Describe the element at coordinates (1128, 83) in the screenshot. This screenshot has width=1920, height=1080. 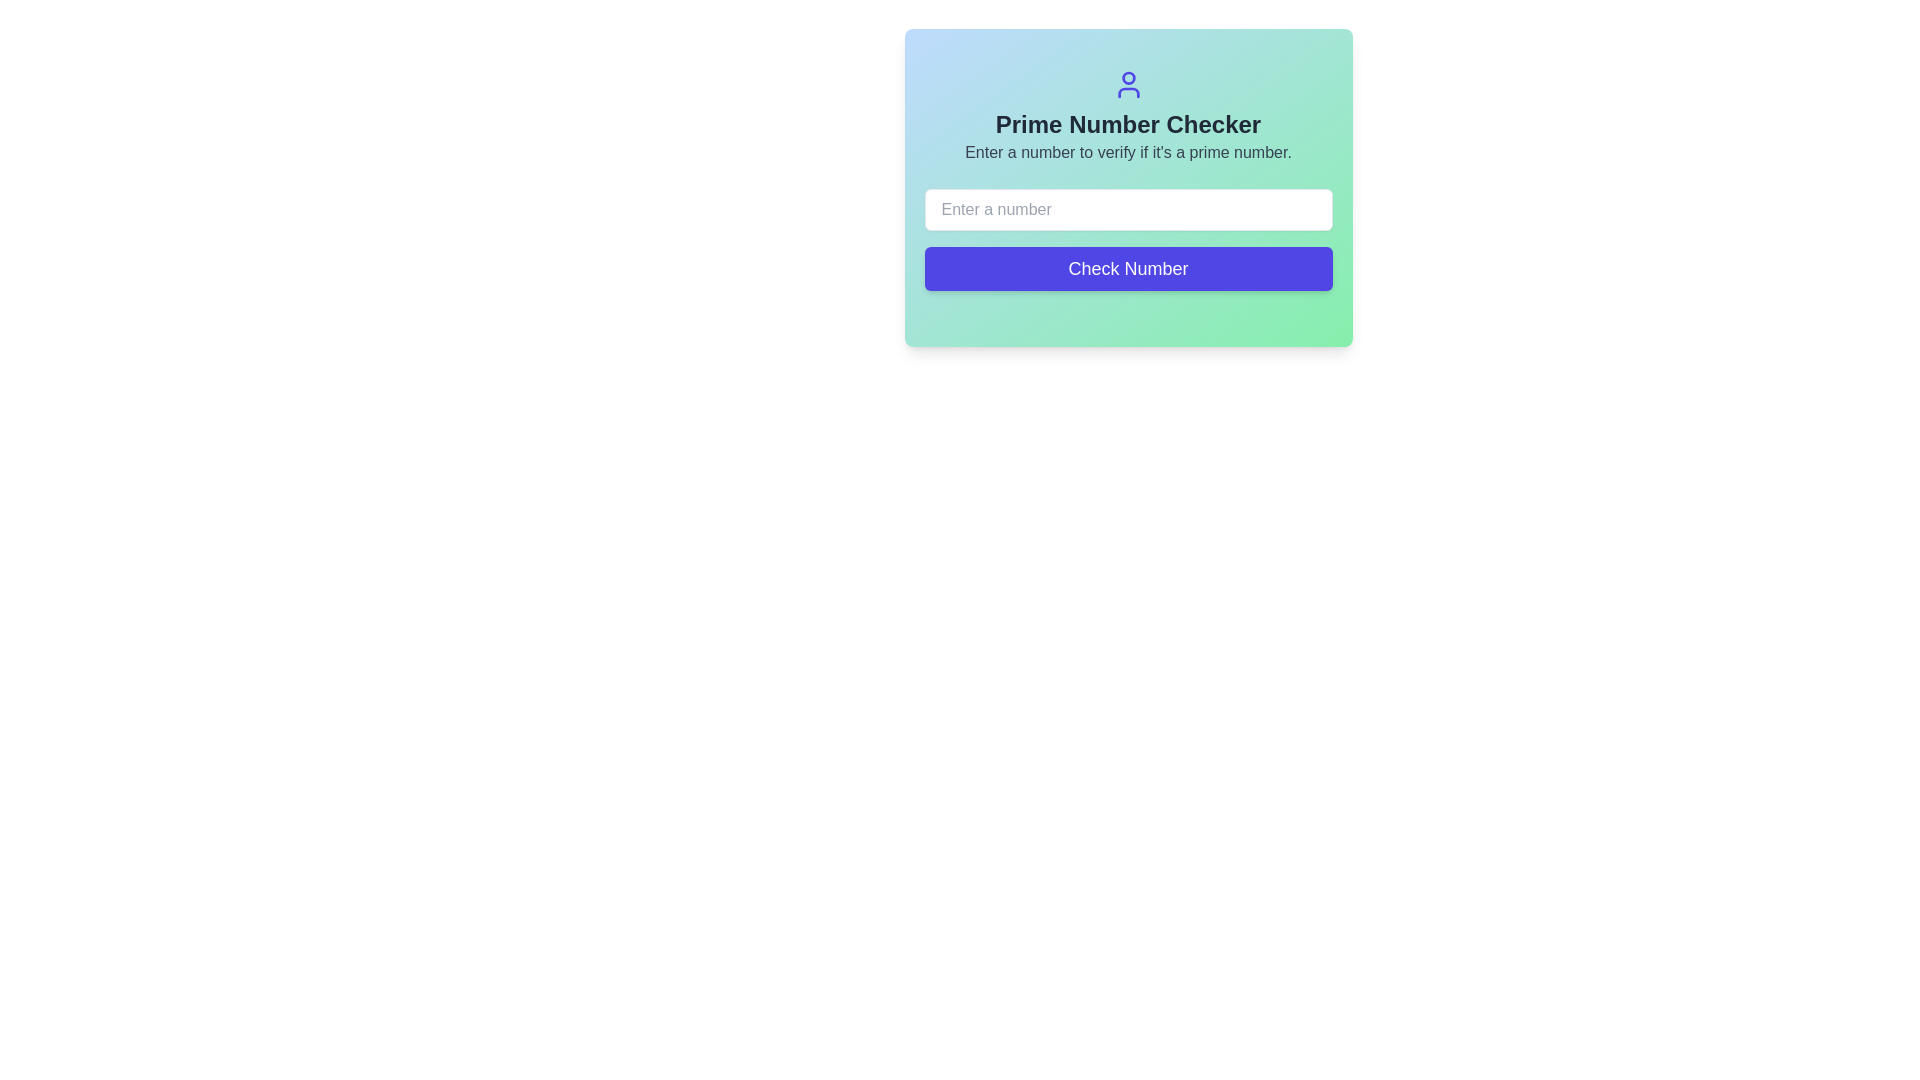
I see `the decorative icon that signifies a user or profile theme, positioned above the title text 'Prime Number Checker' within the panel` at that location.